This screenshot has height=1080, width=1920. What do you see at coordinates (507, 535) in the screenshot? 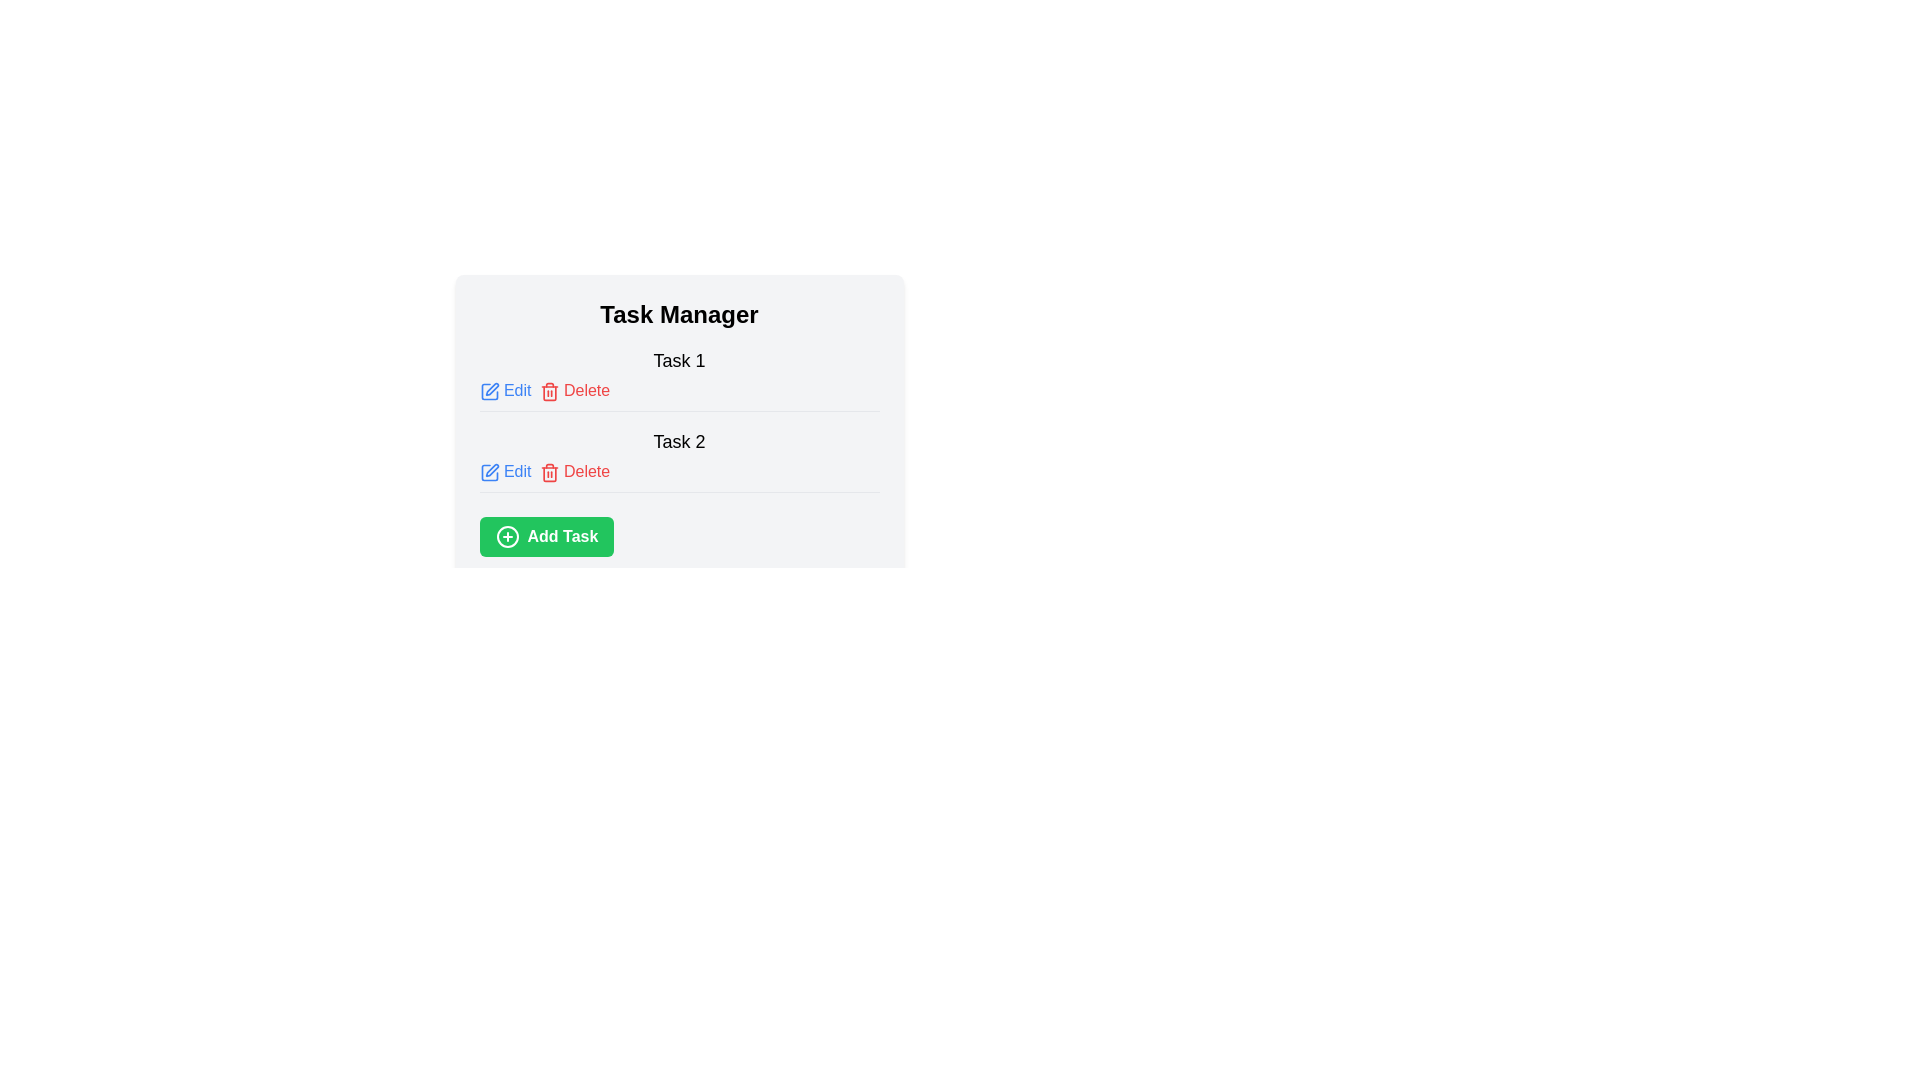
I see `the green circular icon with a white plus sign inside, which is the leftmost component of the 'Add Task' button in the 'Task Manager' interface` at bounding box center [507, 535].